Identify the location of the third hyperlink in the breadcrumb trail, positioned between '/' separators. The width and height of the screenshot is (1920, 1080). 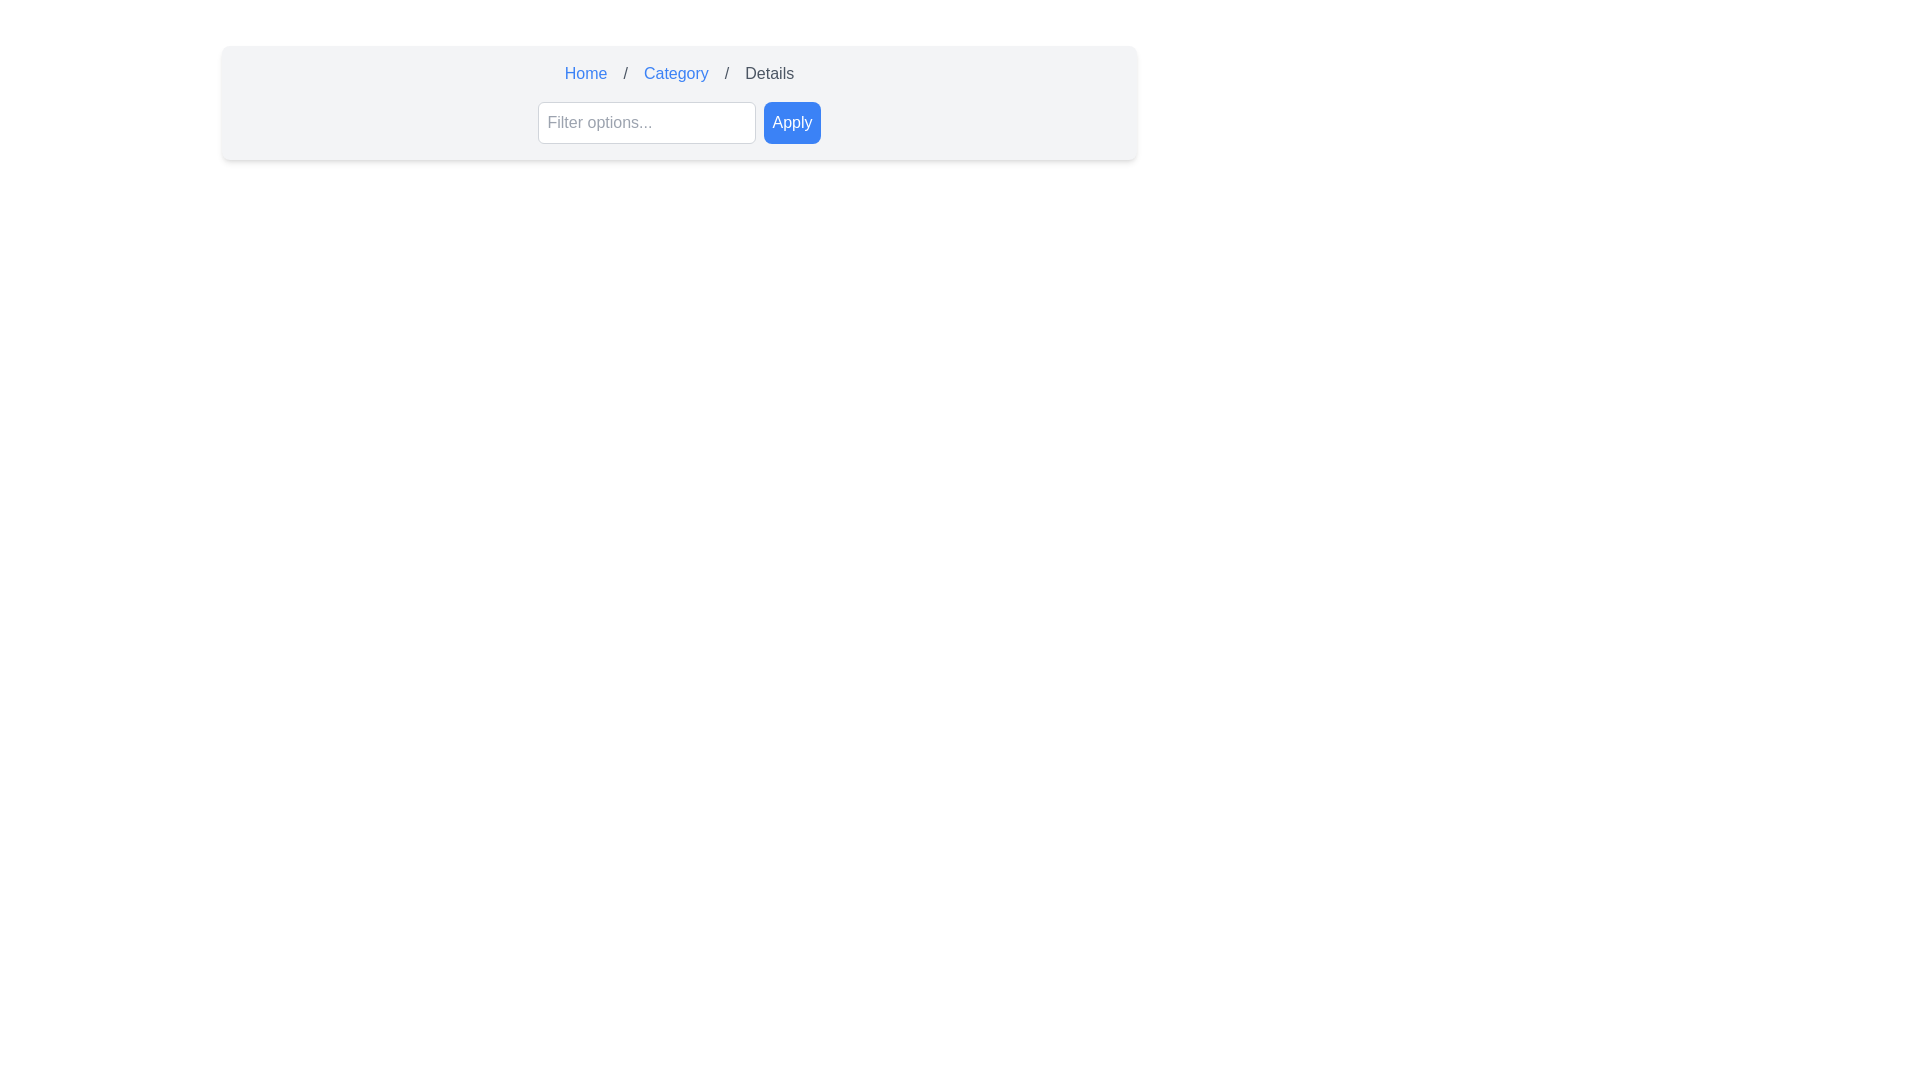
(676, 72).